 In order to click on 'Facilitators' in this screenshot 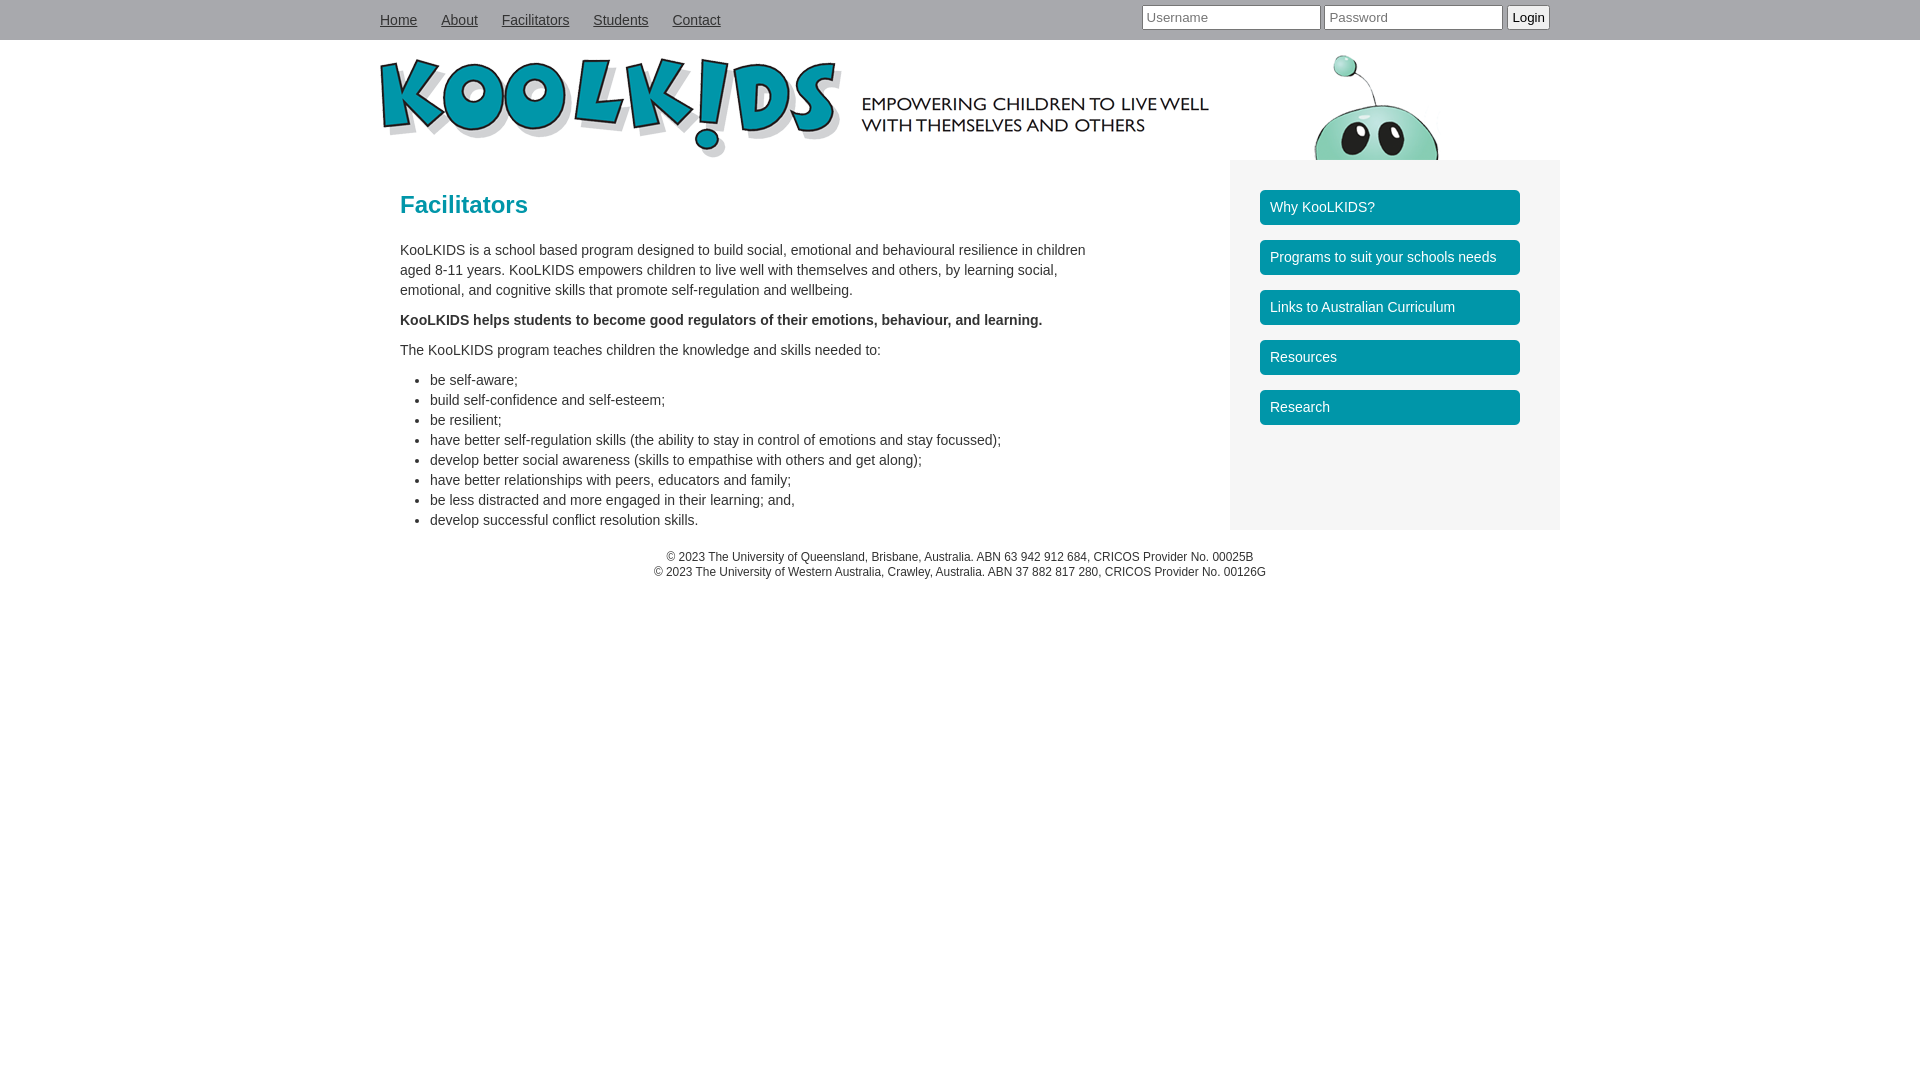, I will do `click(536, 19)`.